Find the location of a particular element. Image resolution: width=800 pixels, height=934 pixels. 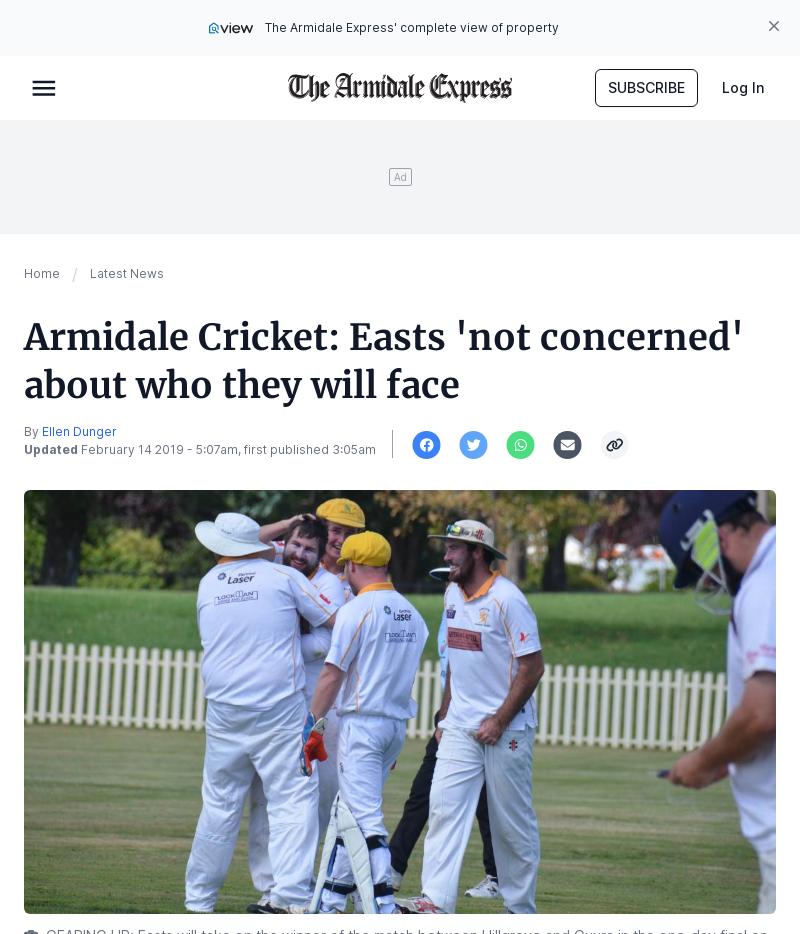

'The Armidale Express' complete view of property' is located at coordinates (412, 26).